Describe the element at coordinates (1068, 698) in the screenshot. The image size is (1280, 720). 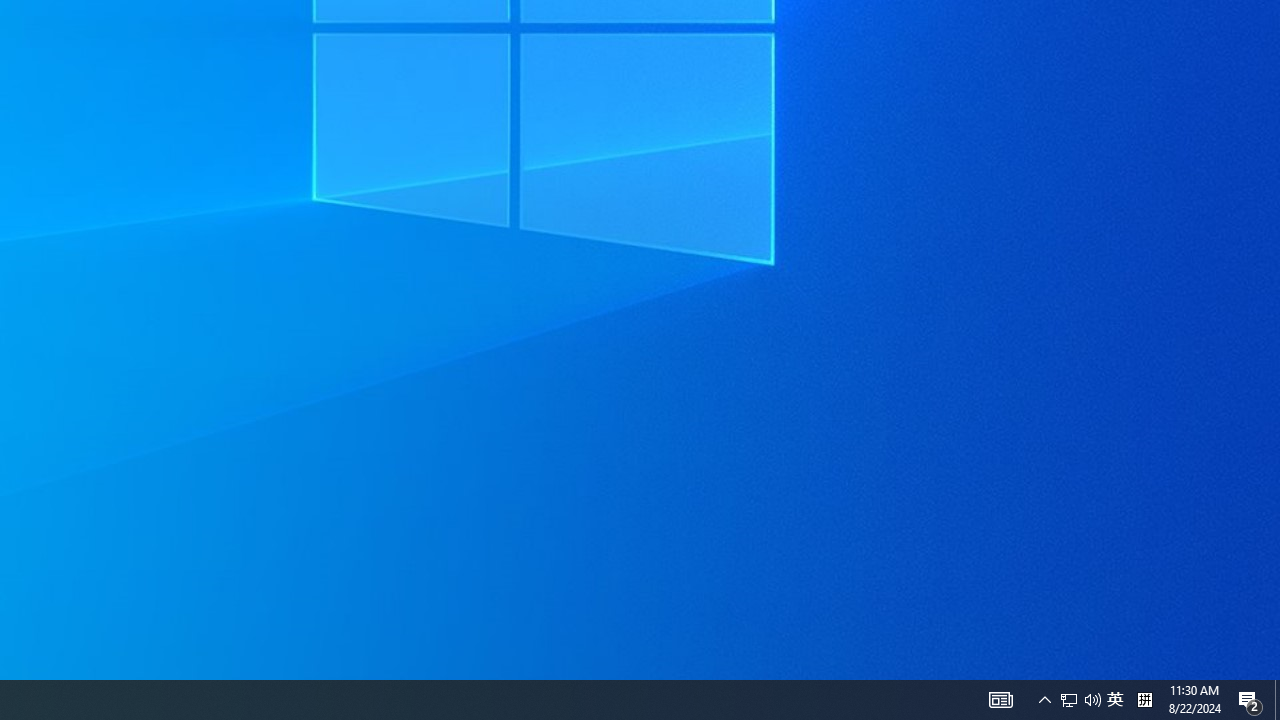
I see `'Notification Chevron'` at that location.